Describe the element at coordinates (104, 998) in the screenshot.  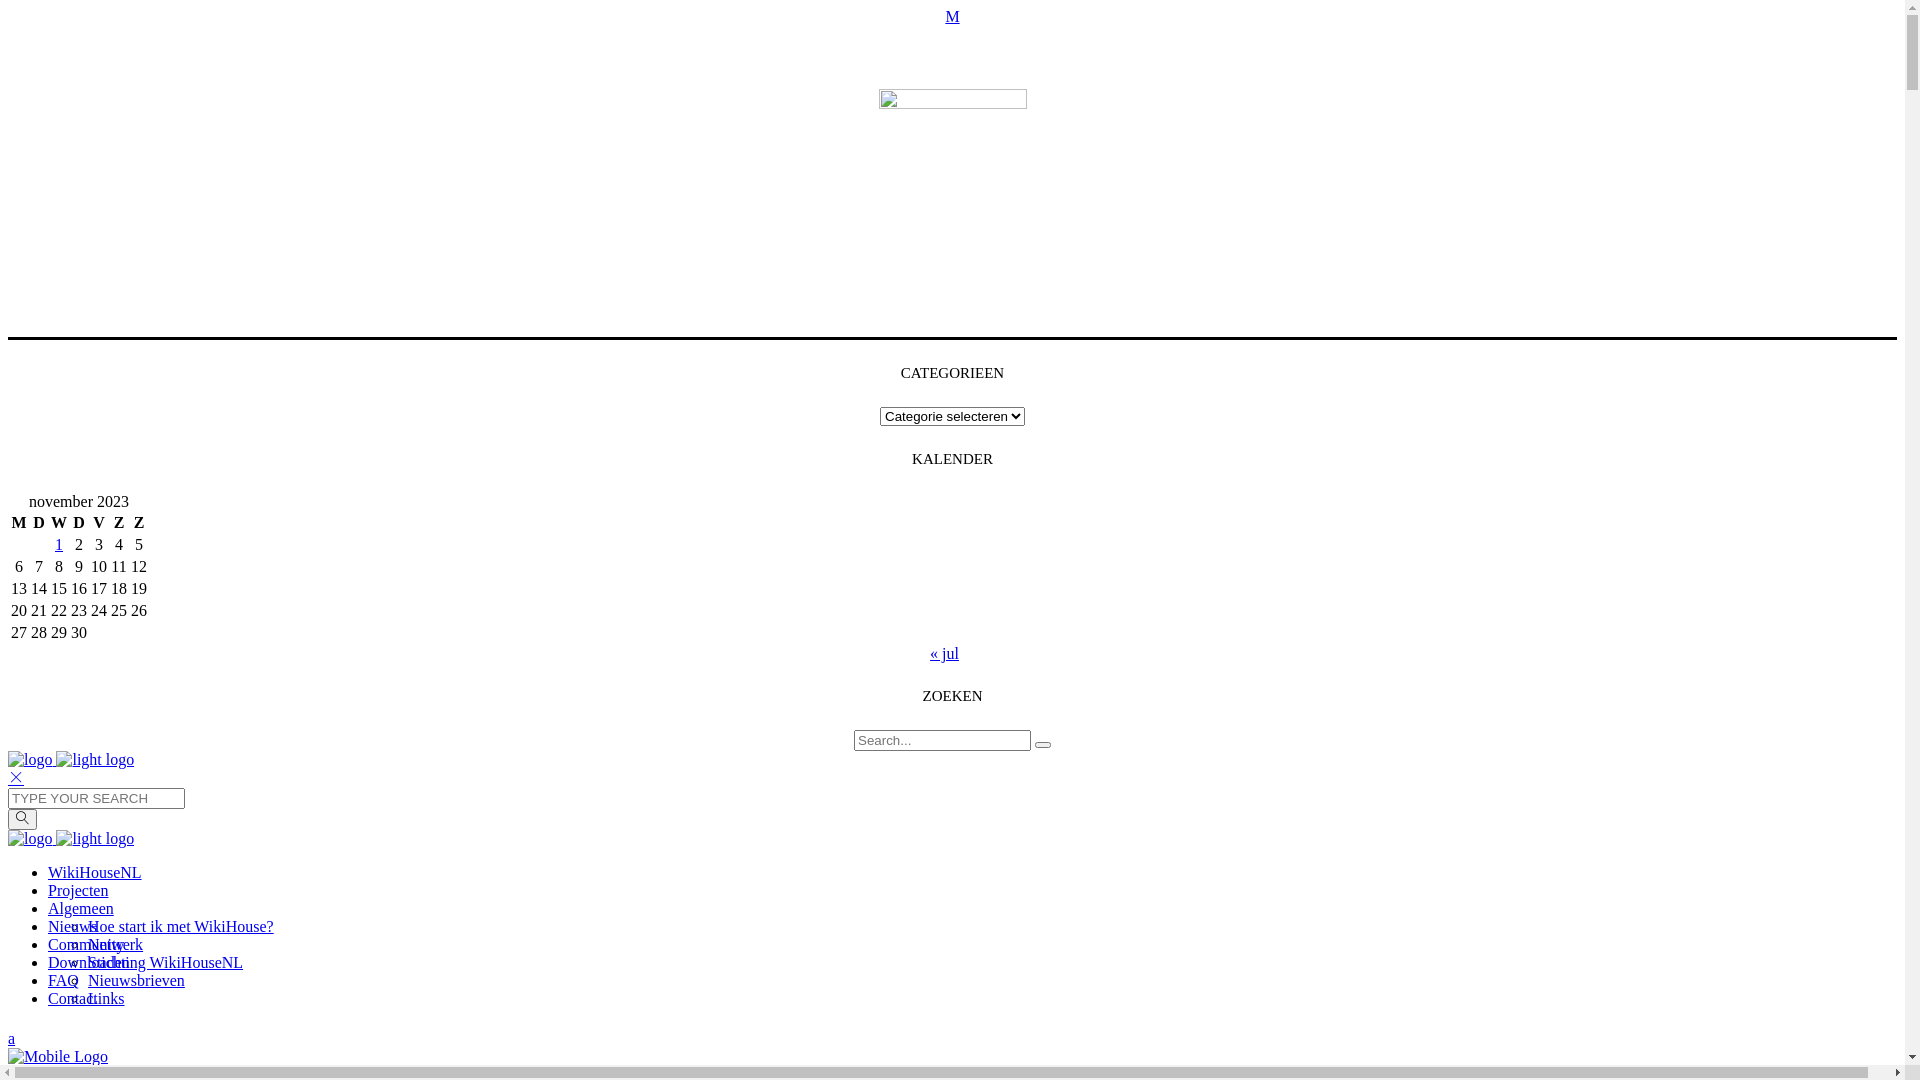
I see `'Links'` at that location.